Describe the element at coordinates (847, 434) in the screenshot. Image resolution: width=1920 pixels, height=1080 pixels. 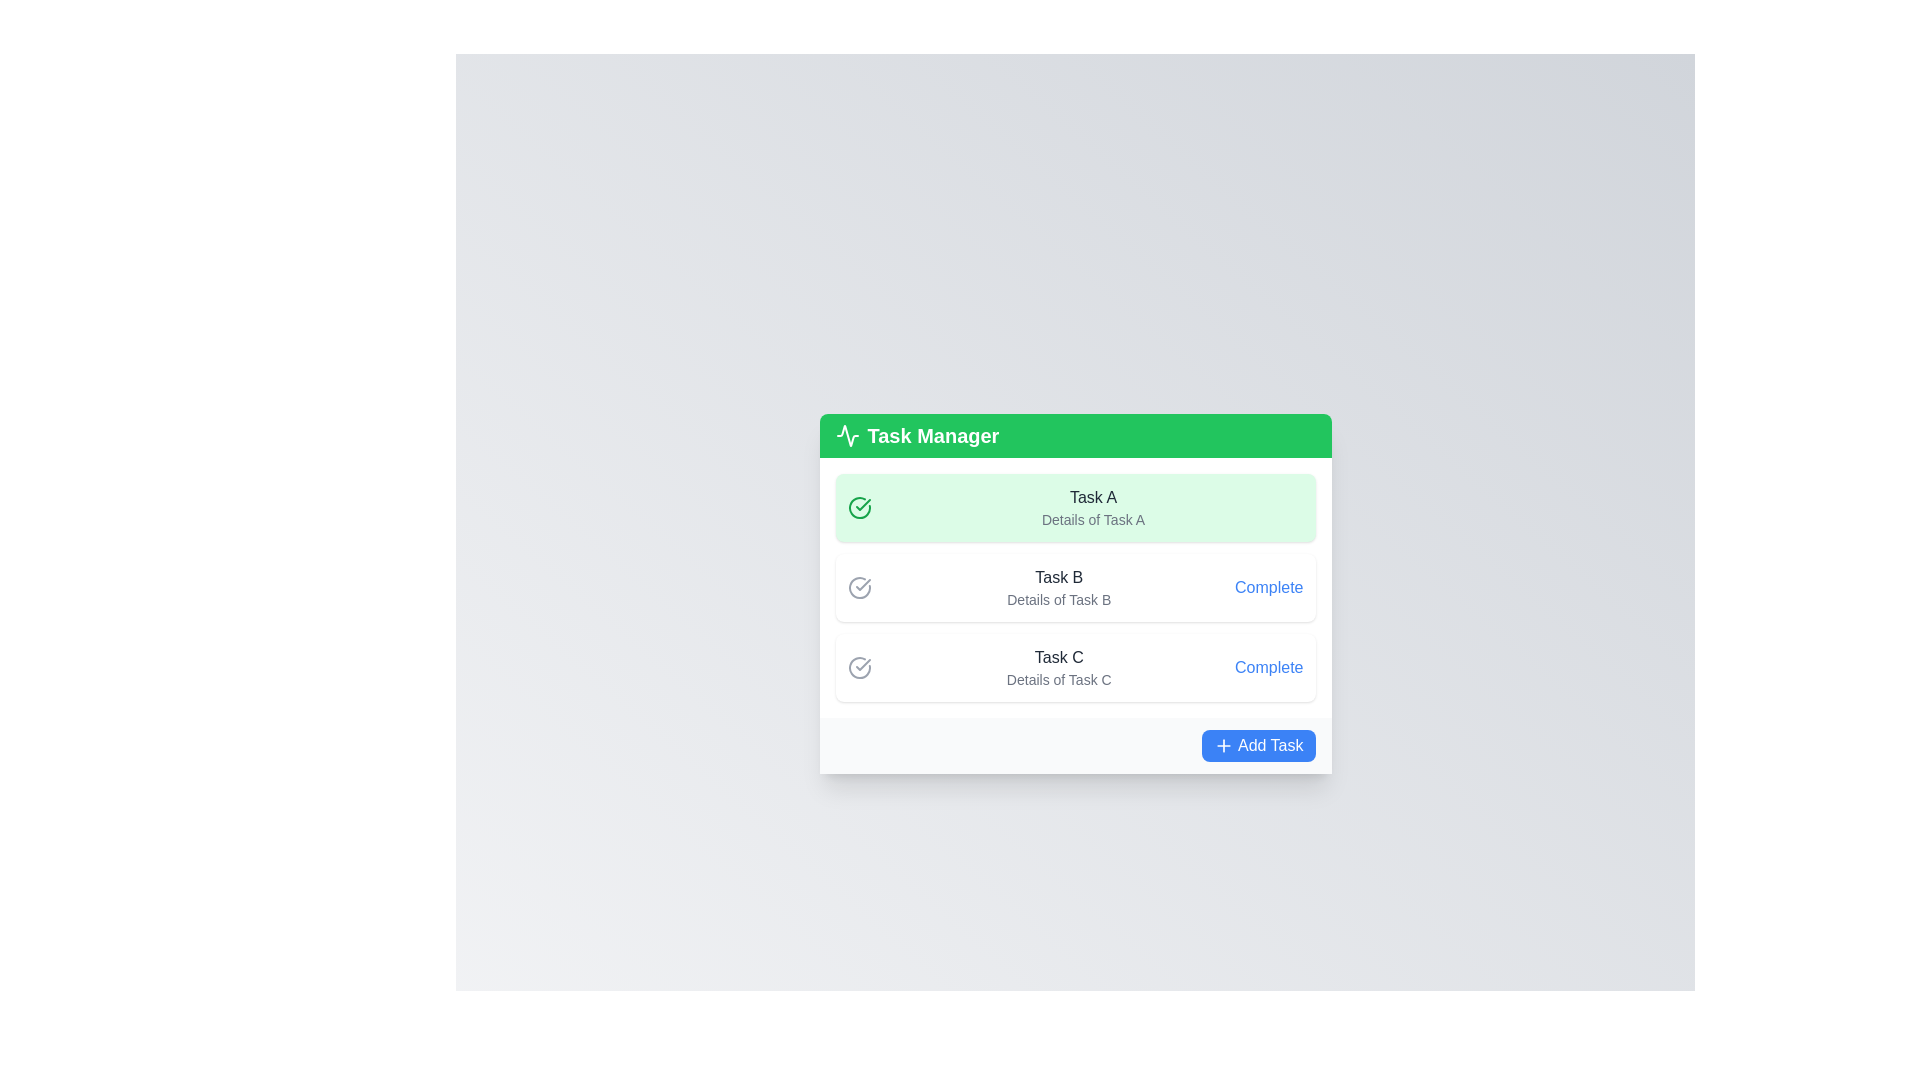
I see `the stylized waveform icon located in the top-left corner of the green header area labeled 'Task Manager'` at that location.